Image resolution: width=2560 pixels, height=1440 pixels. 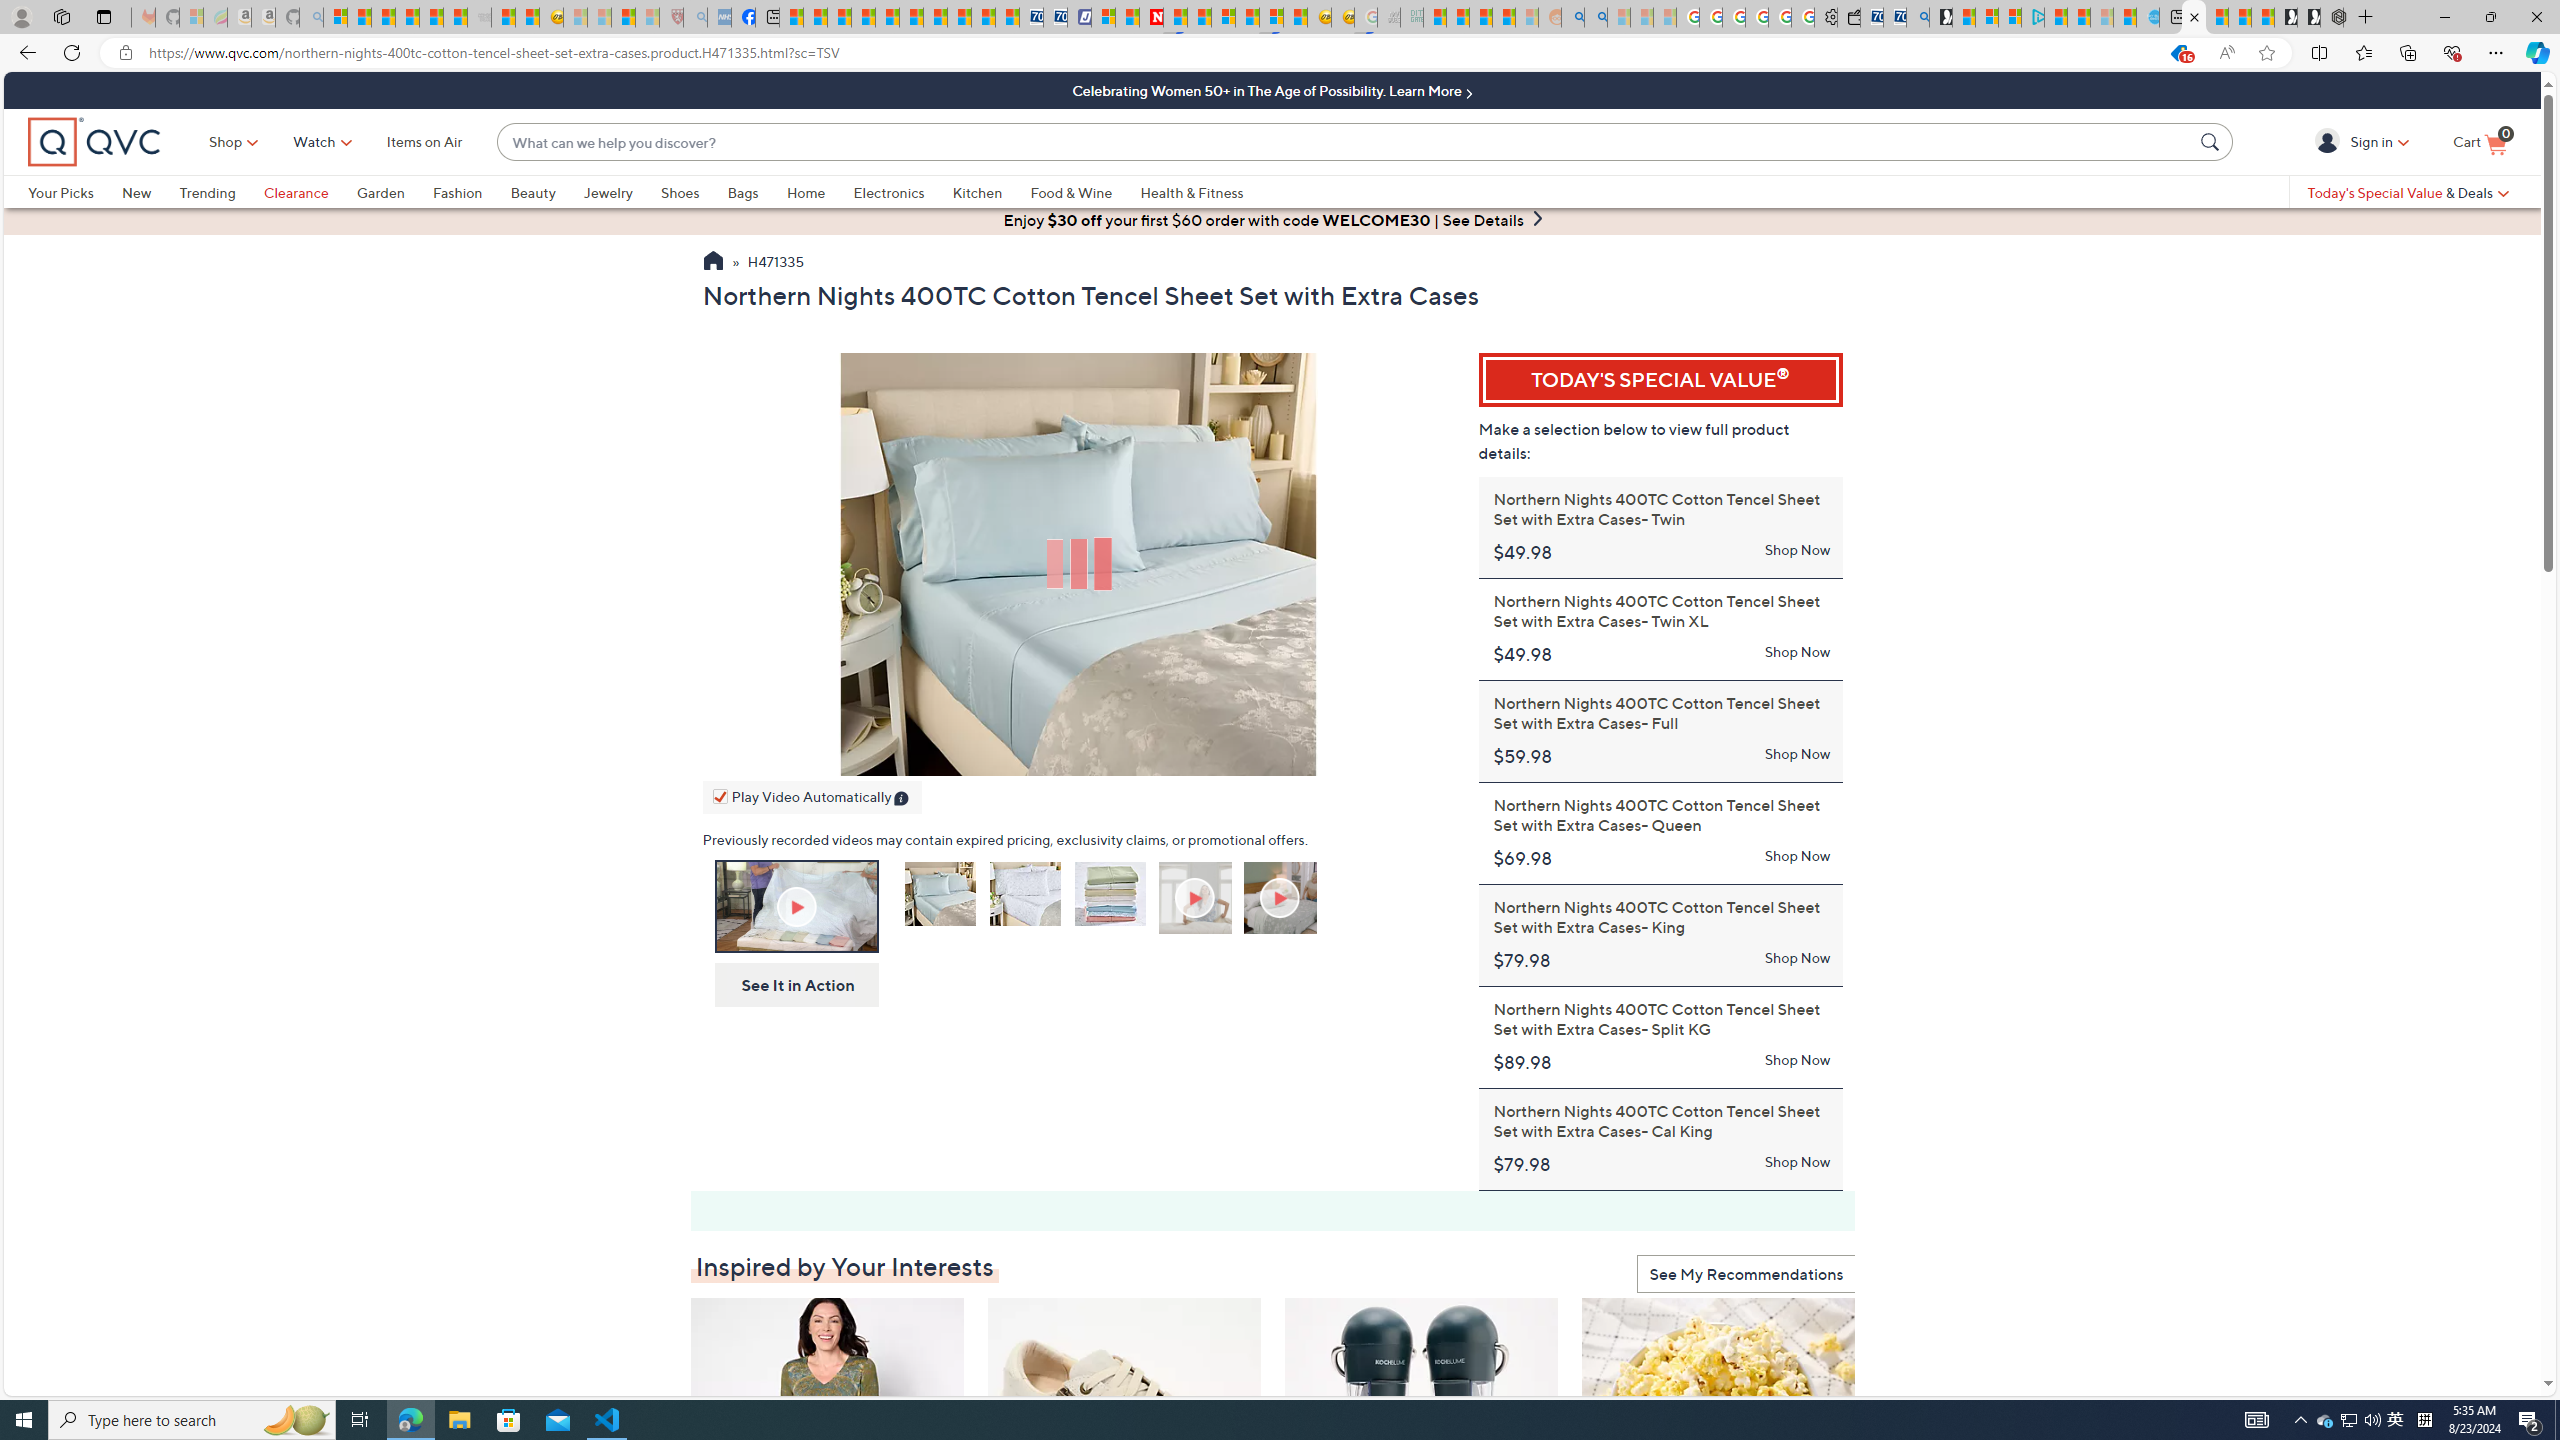 I want to click on 'Garden', so click(x=394, y=191).